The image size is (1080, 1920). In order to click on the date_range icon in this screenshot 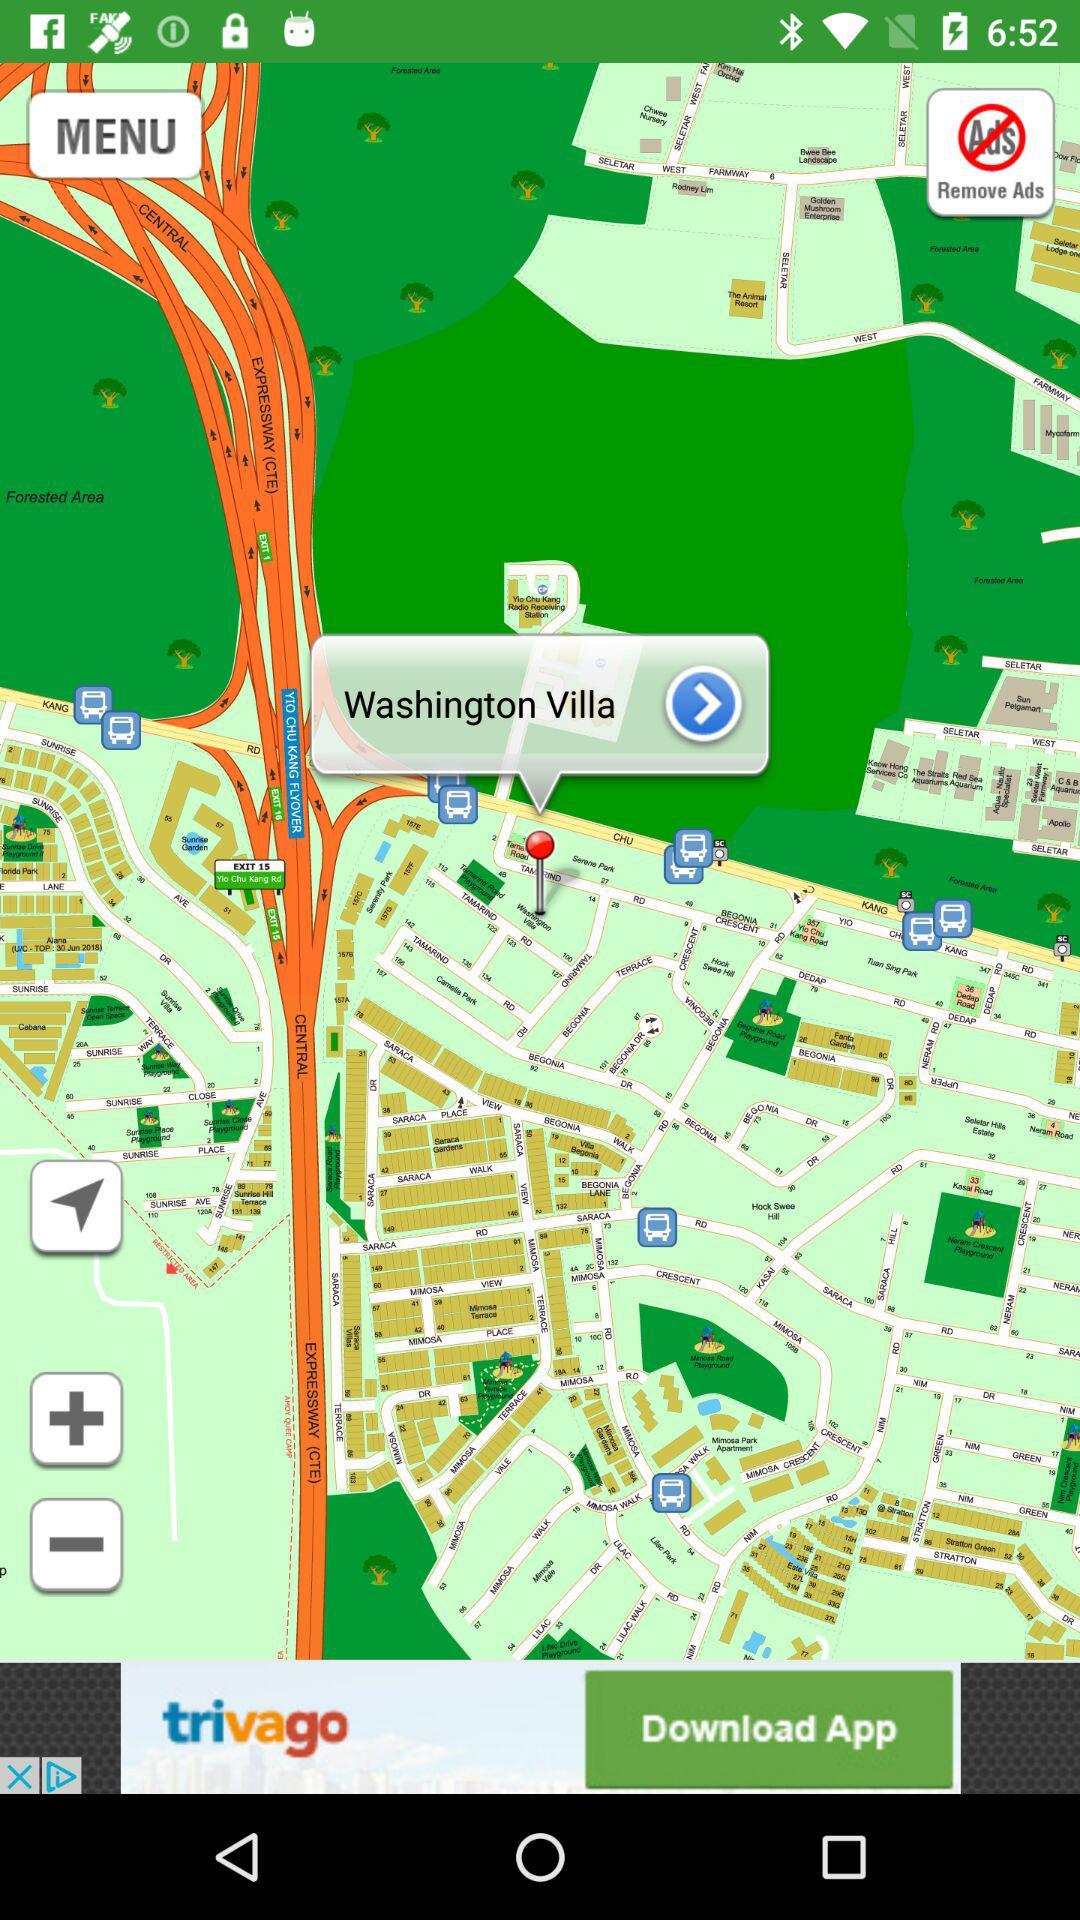, I will do `click(115, 135)`.